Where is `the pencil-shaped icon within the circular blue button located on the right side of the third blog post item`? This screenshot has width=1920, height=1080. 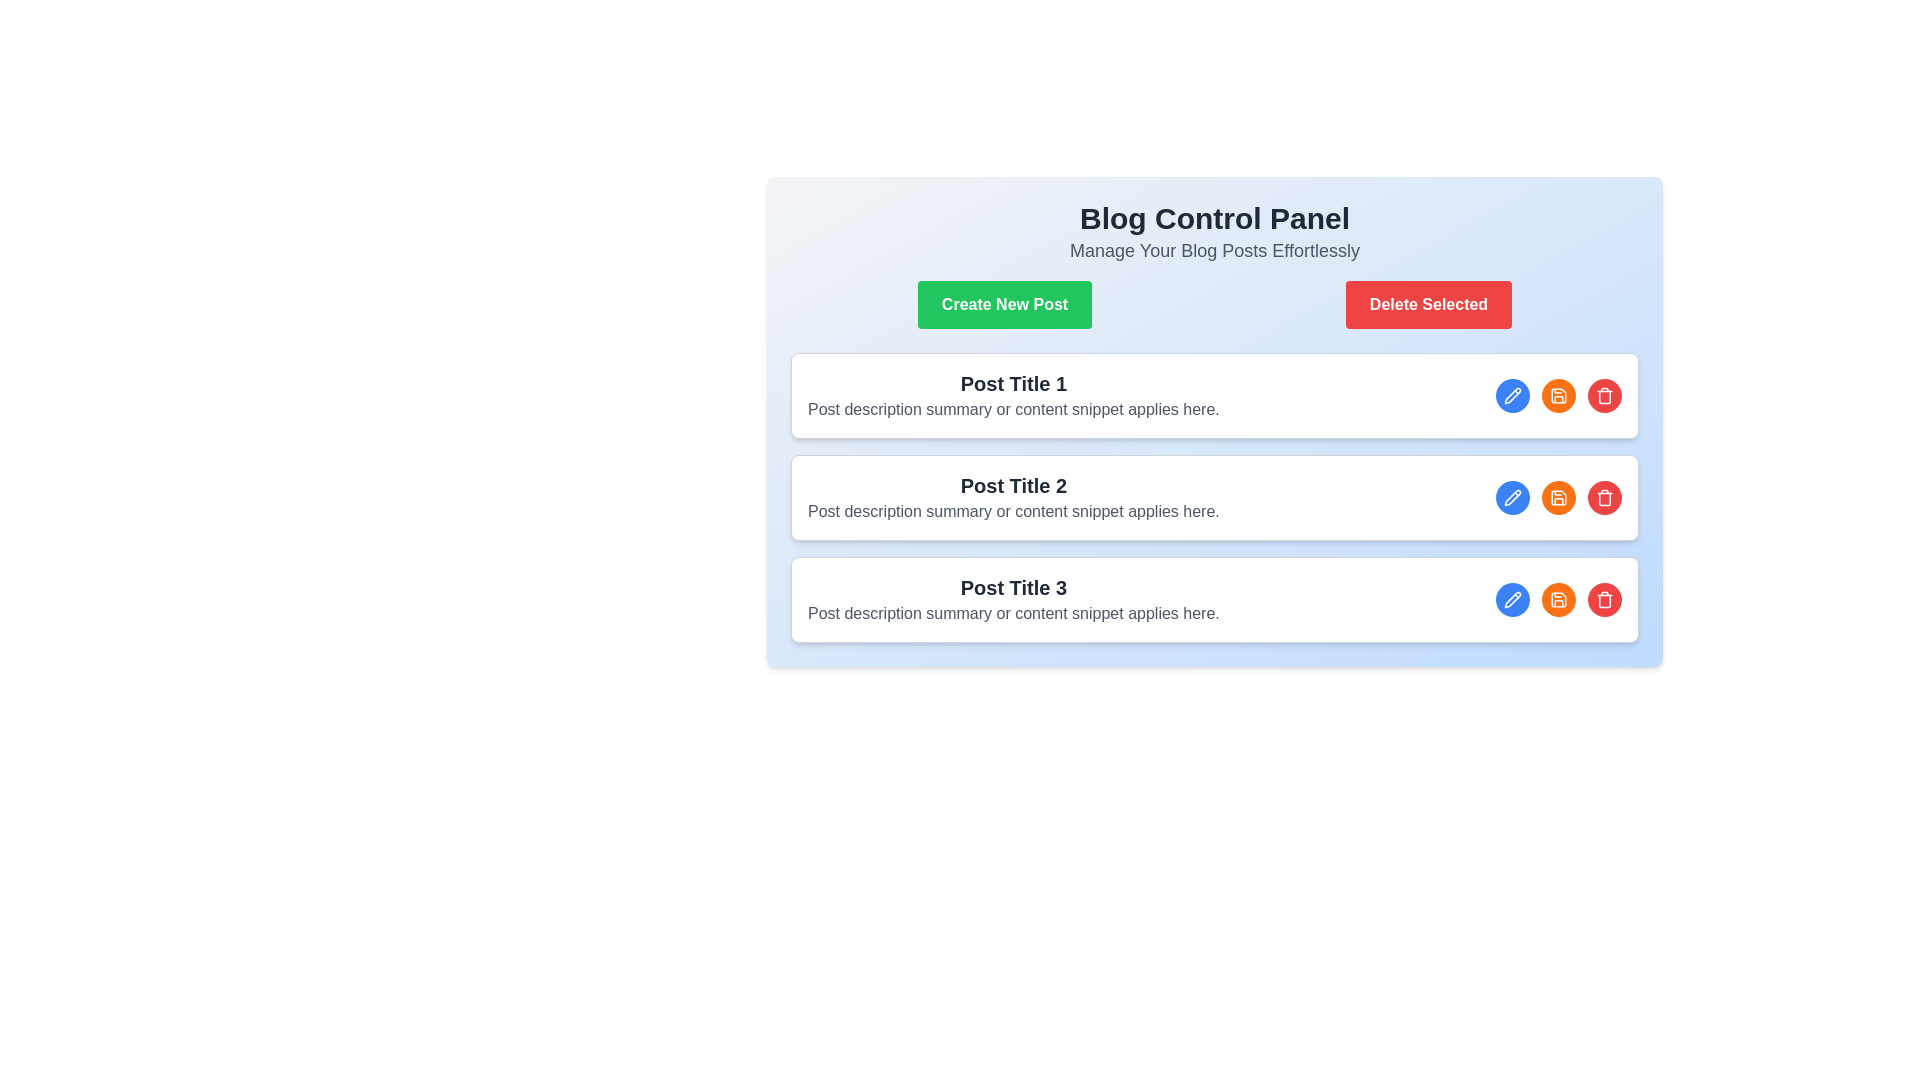
the pencil-shaped icon within the circular blue button located on the right side of the third blog post item is located at coordinates (1512, 496).